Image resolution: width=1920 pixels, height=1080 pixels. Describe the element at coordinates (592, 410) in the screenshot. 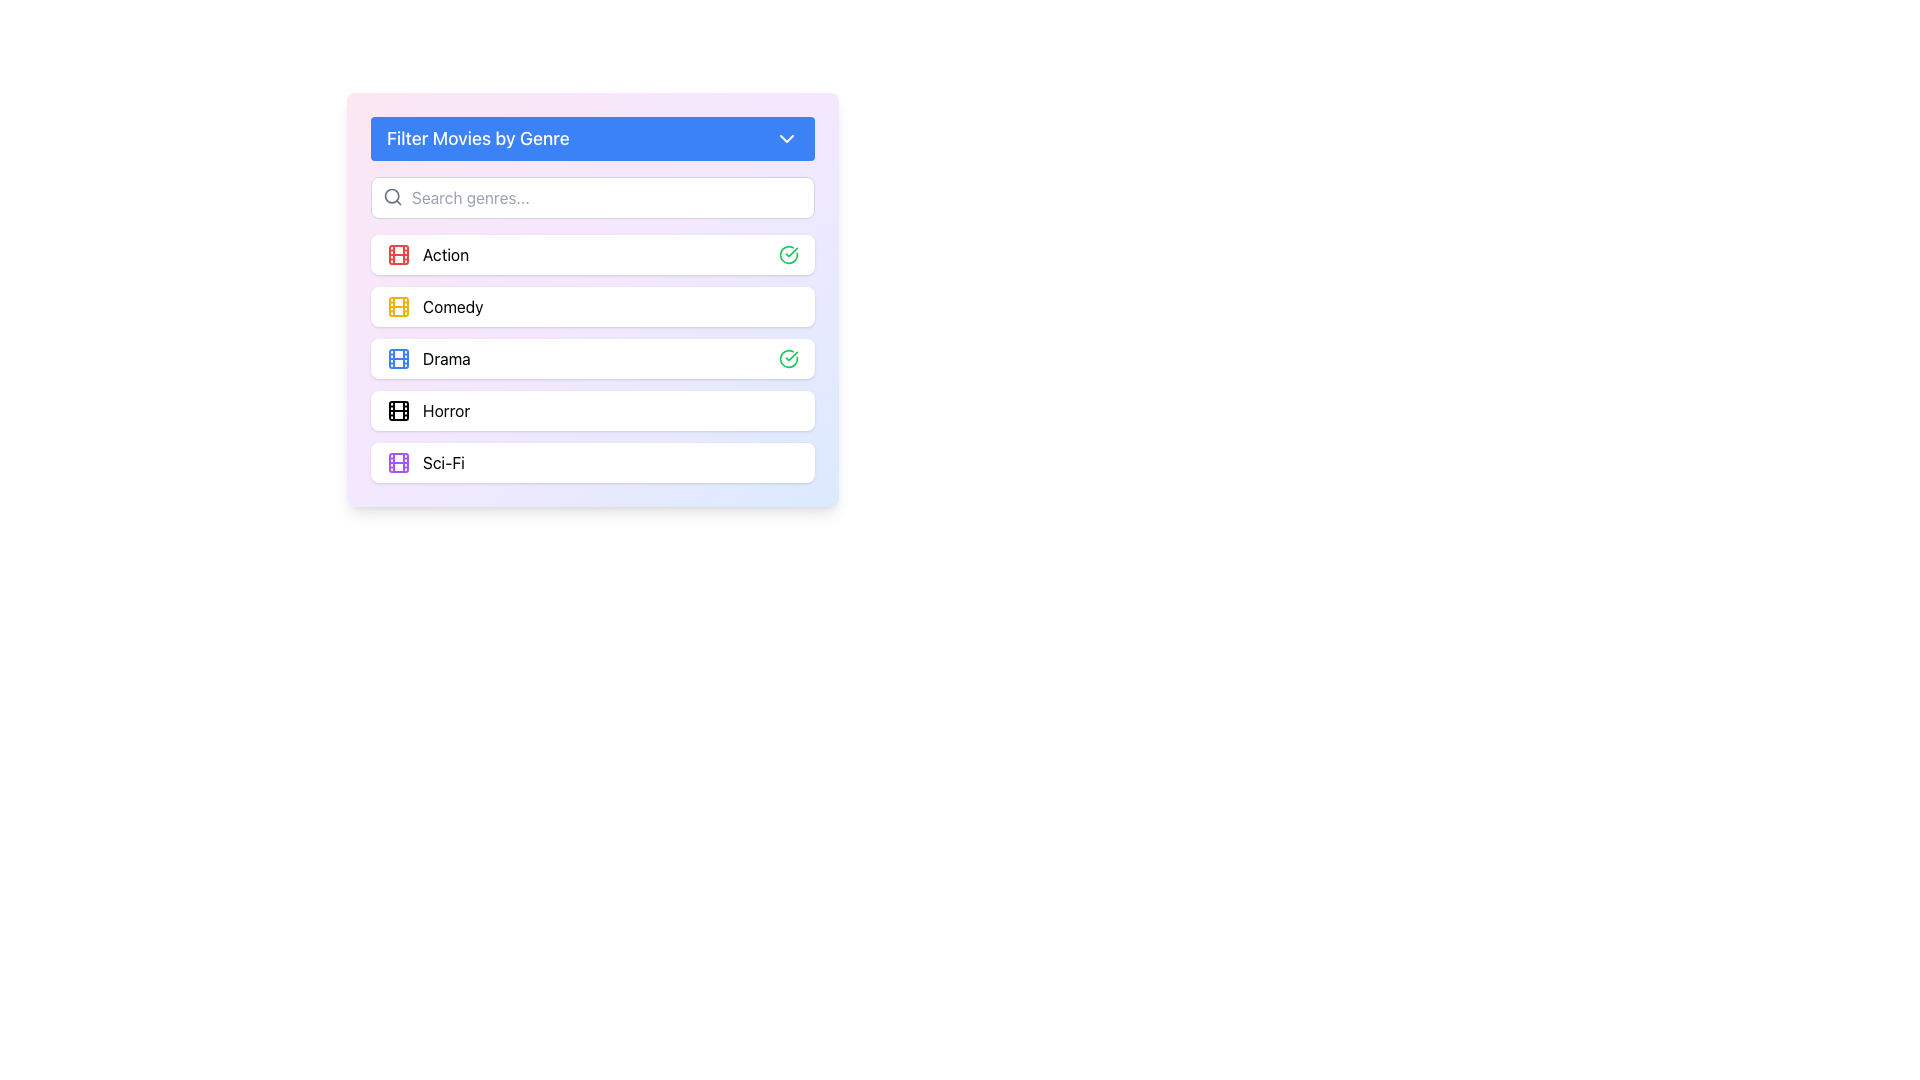

I see `the 'Horror' genre option in the list titled 'Filter Movies by Genre'` at that location.